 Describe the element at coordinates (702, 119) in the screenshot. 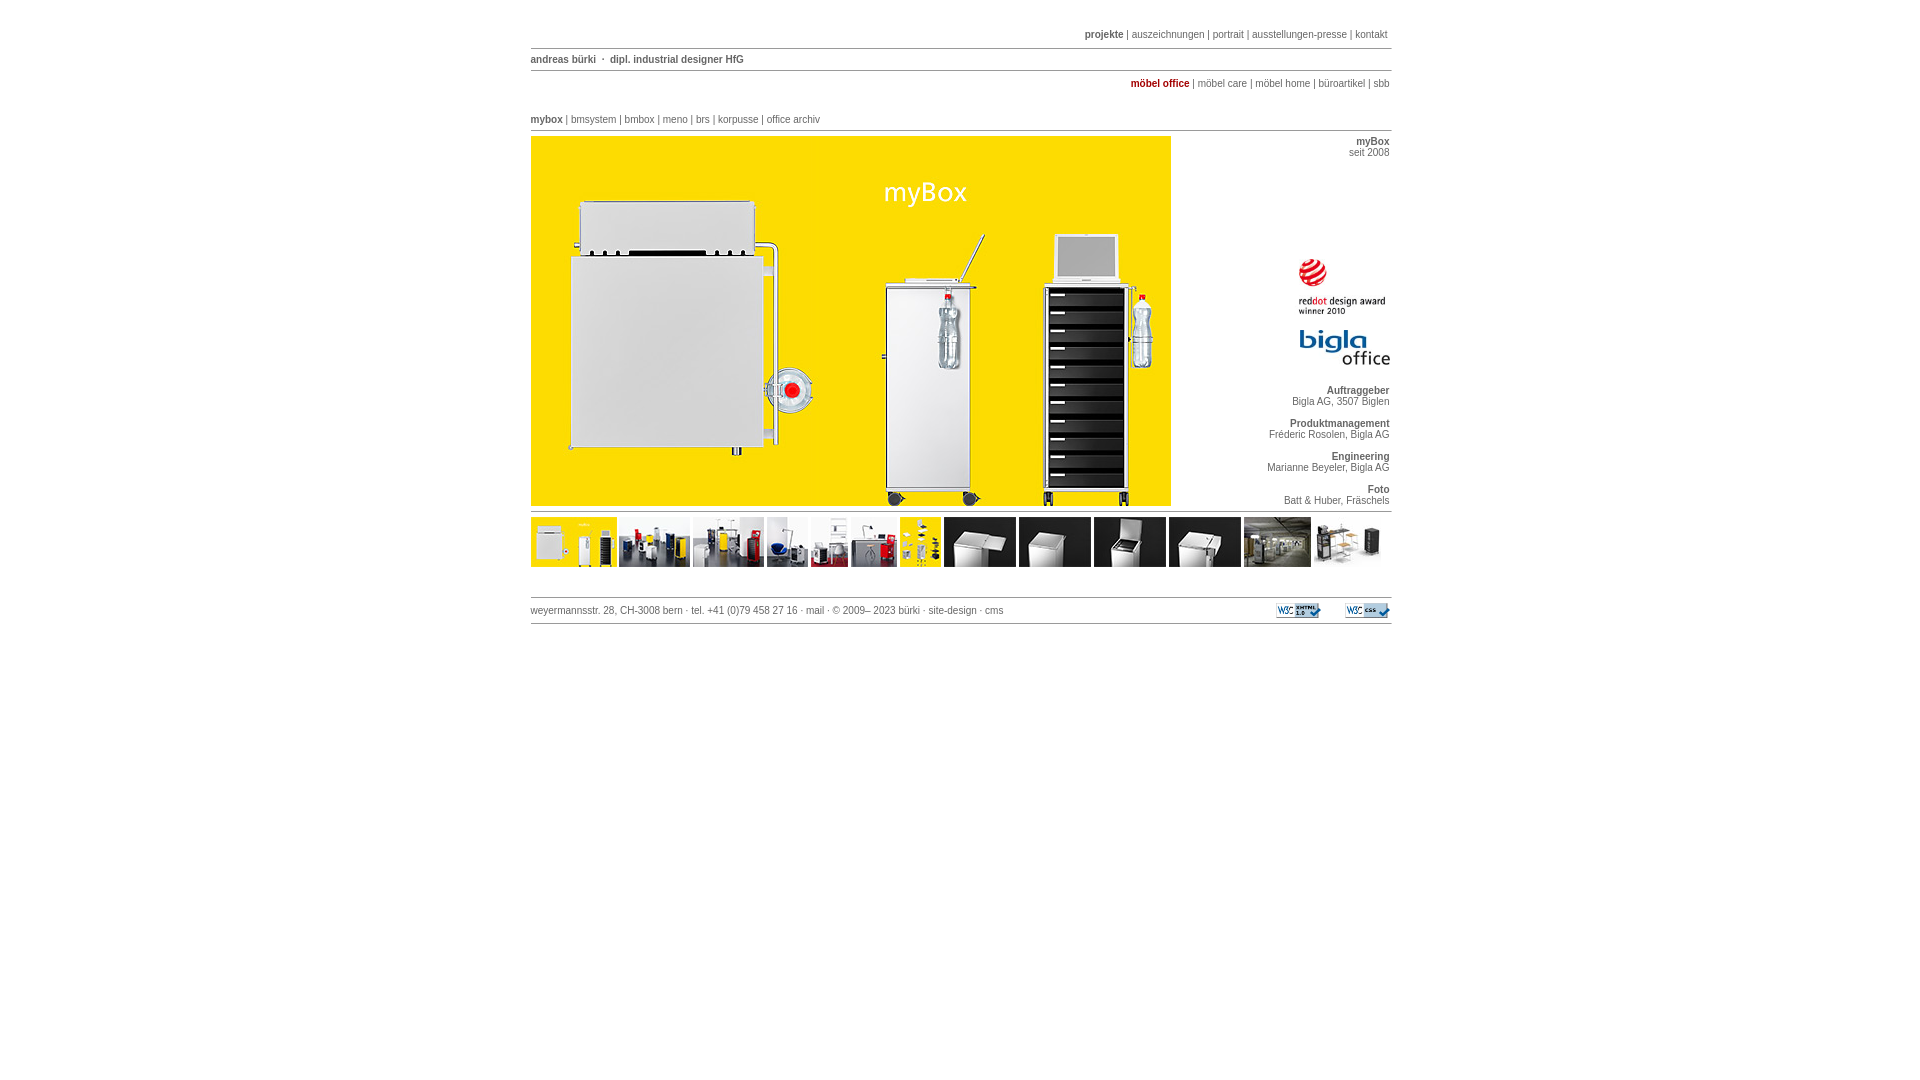

I see `'brs'` at that location.